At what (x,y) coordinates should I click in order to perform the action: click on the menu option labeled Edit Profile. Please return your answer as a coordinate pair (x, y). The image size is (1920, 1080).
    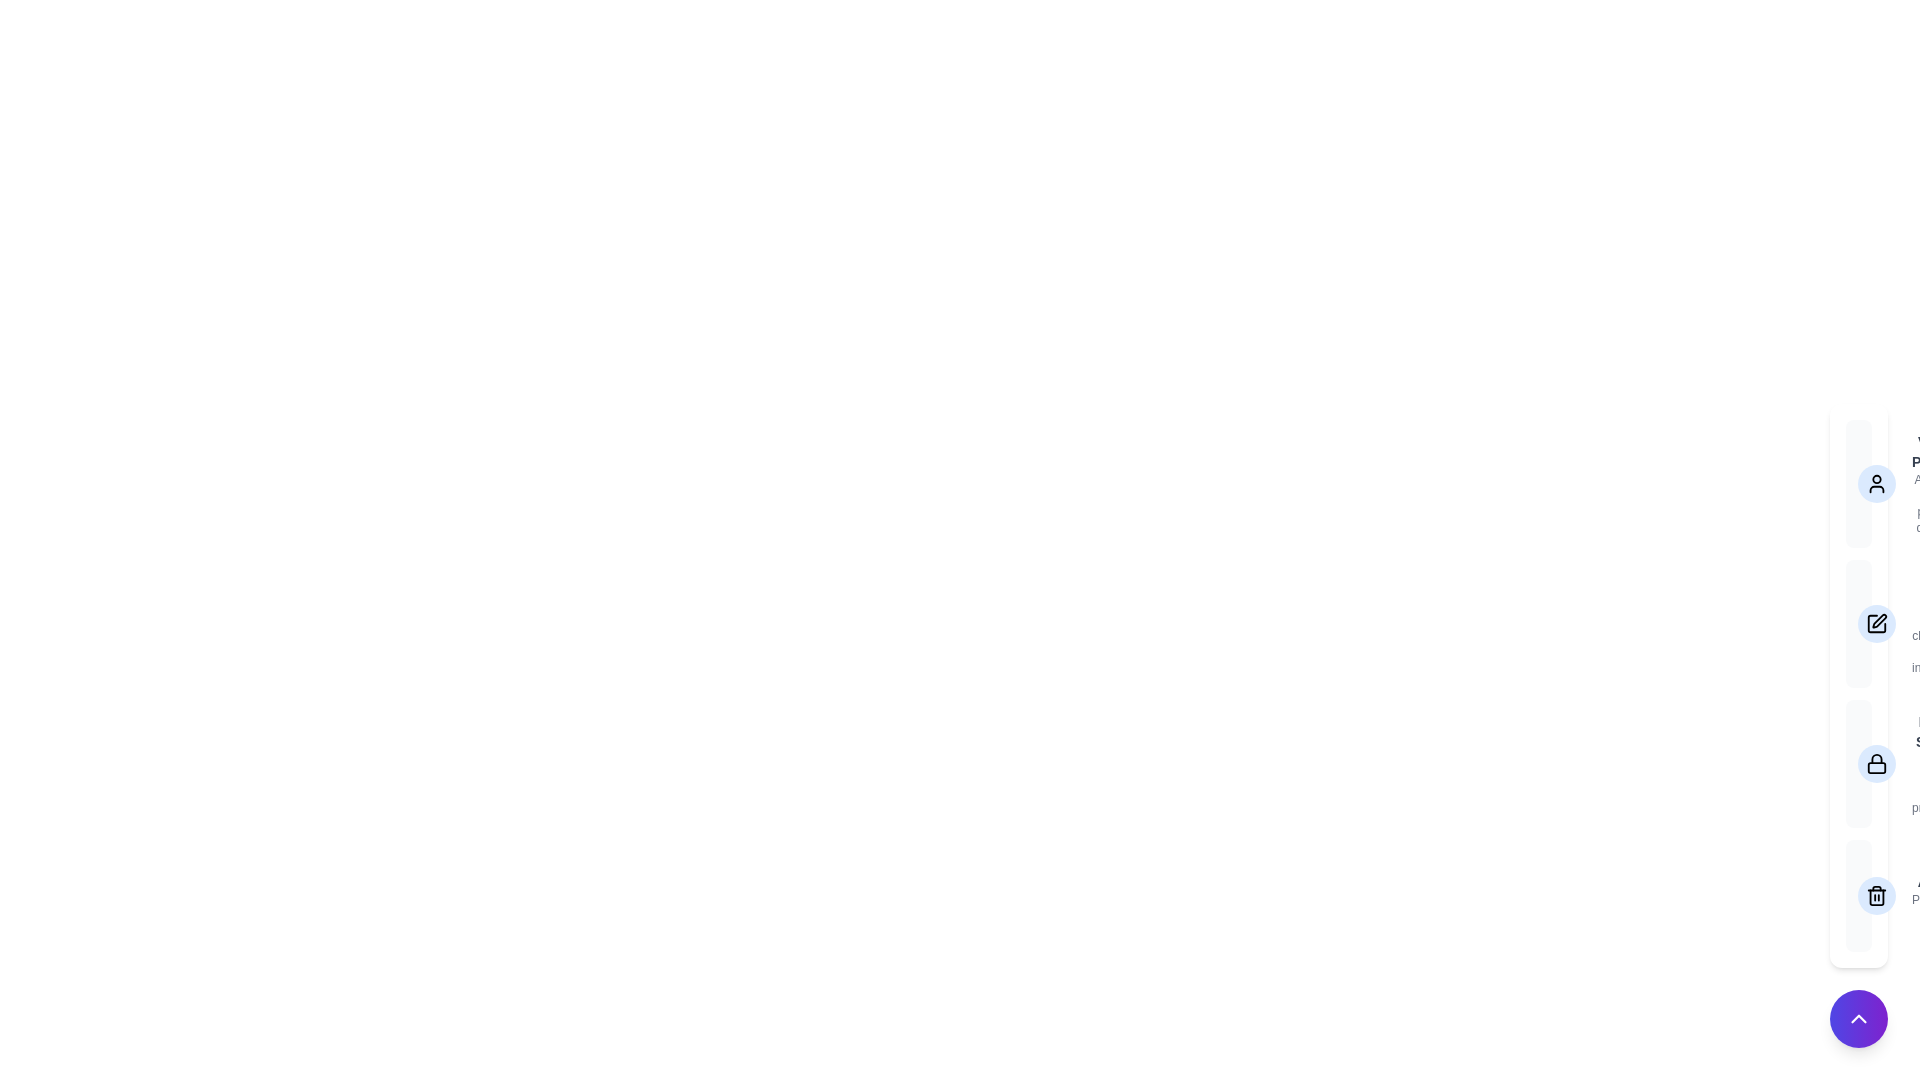
    Looking at the image, I should click on (1857, 623).